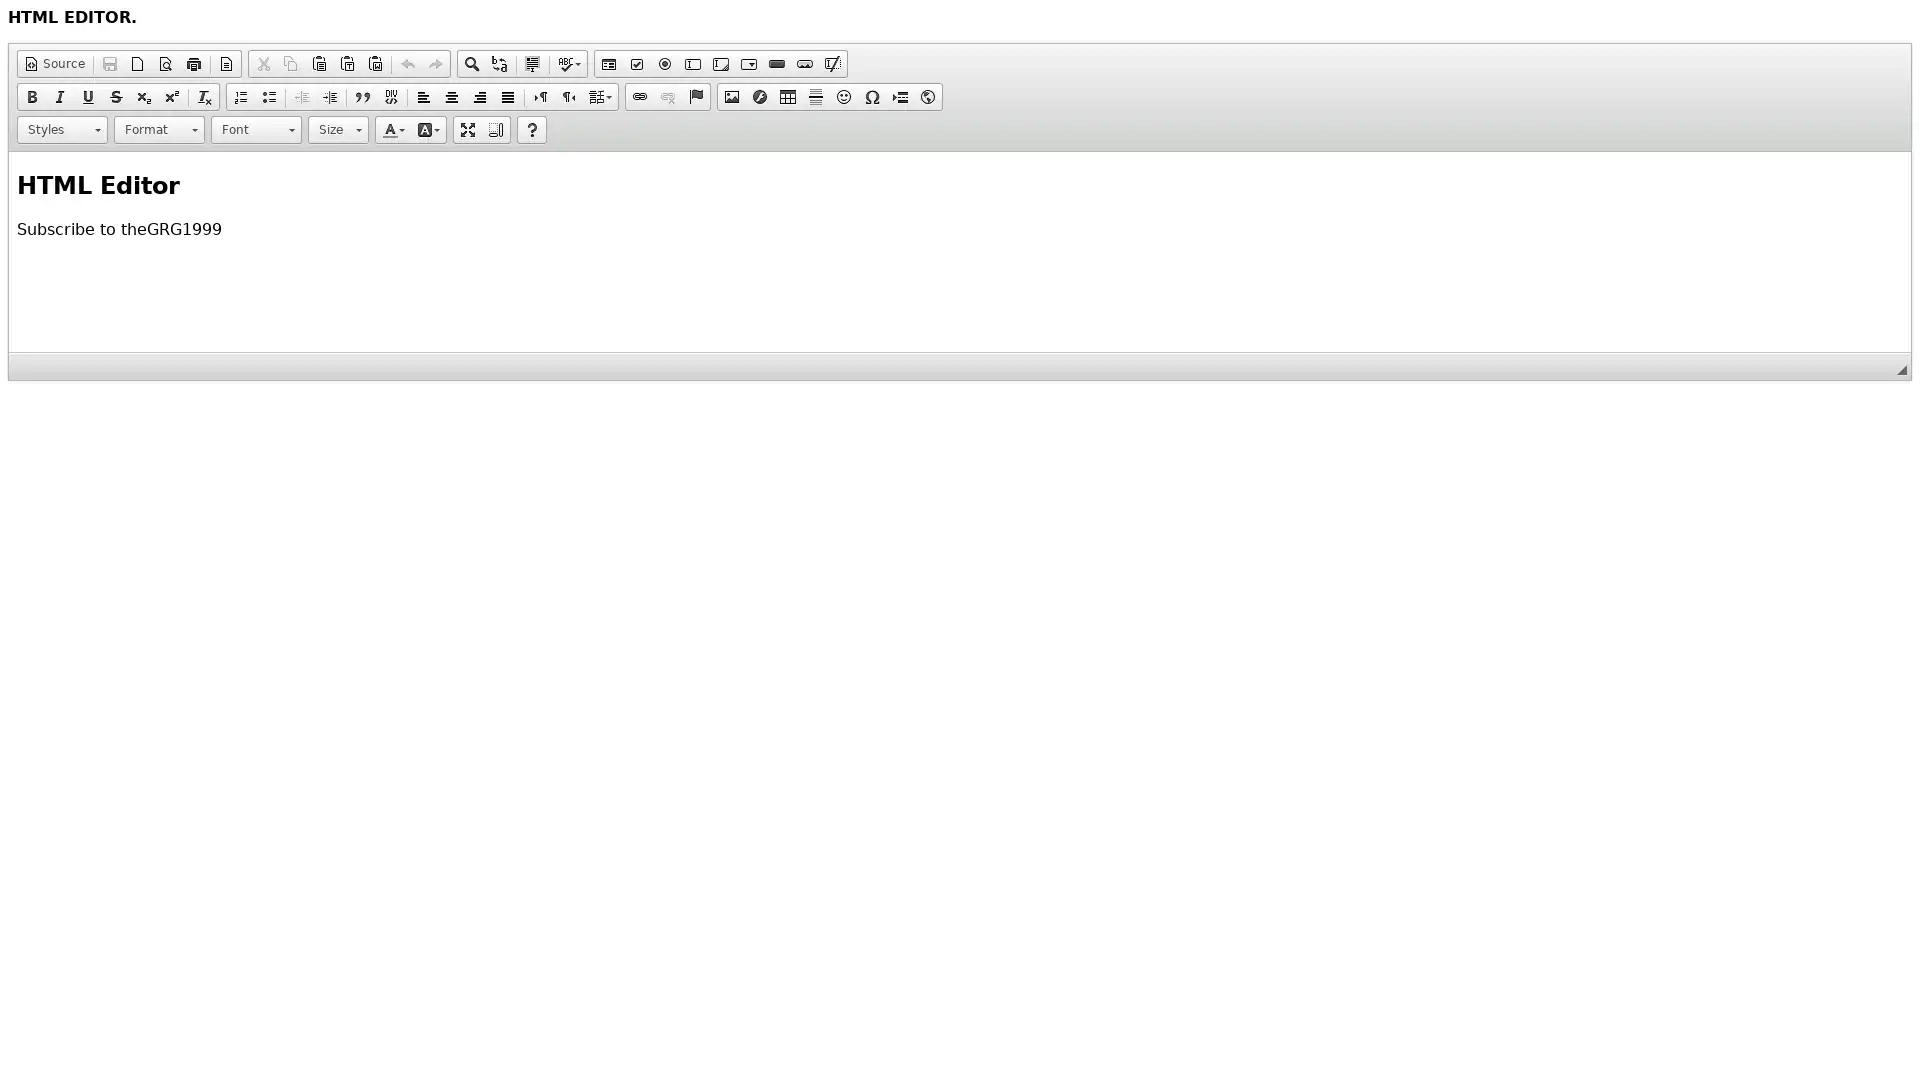 Image resolution: width=1920 pixels, height=1080 pixels. Describe the element at coordinates (114, 96) in the screenshot. I see `Strike Through` at that location.